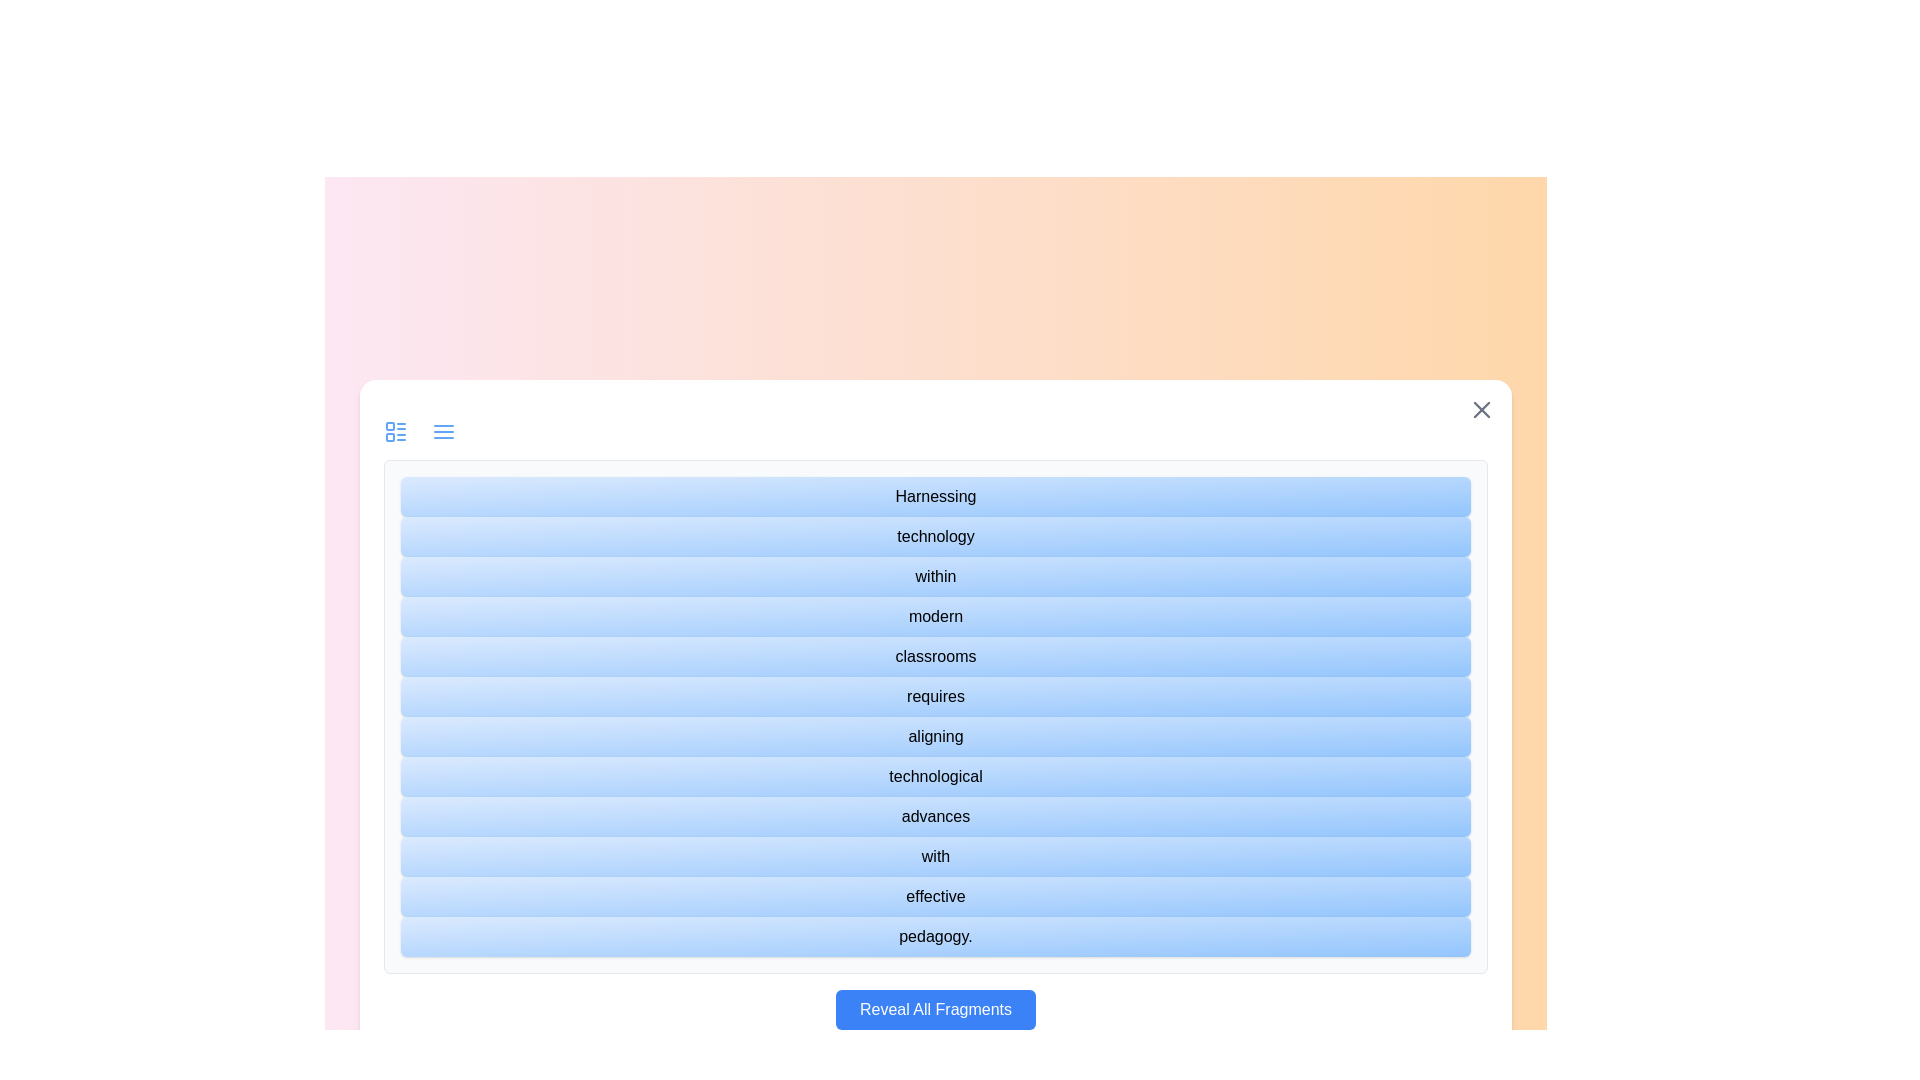  What do you see at coordinates (935, 937) in the screenshot?
I see `the text fragment labeled 'pedagogy.'` at bounding box center [935, 937].